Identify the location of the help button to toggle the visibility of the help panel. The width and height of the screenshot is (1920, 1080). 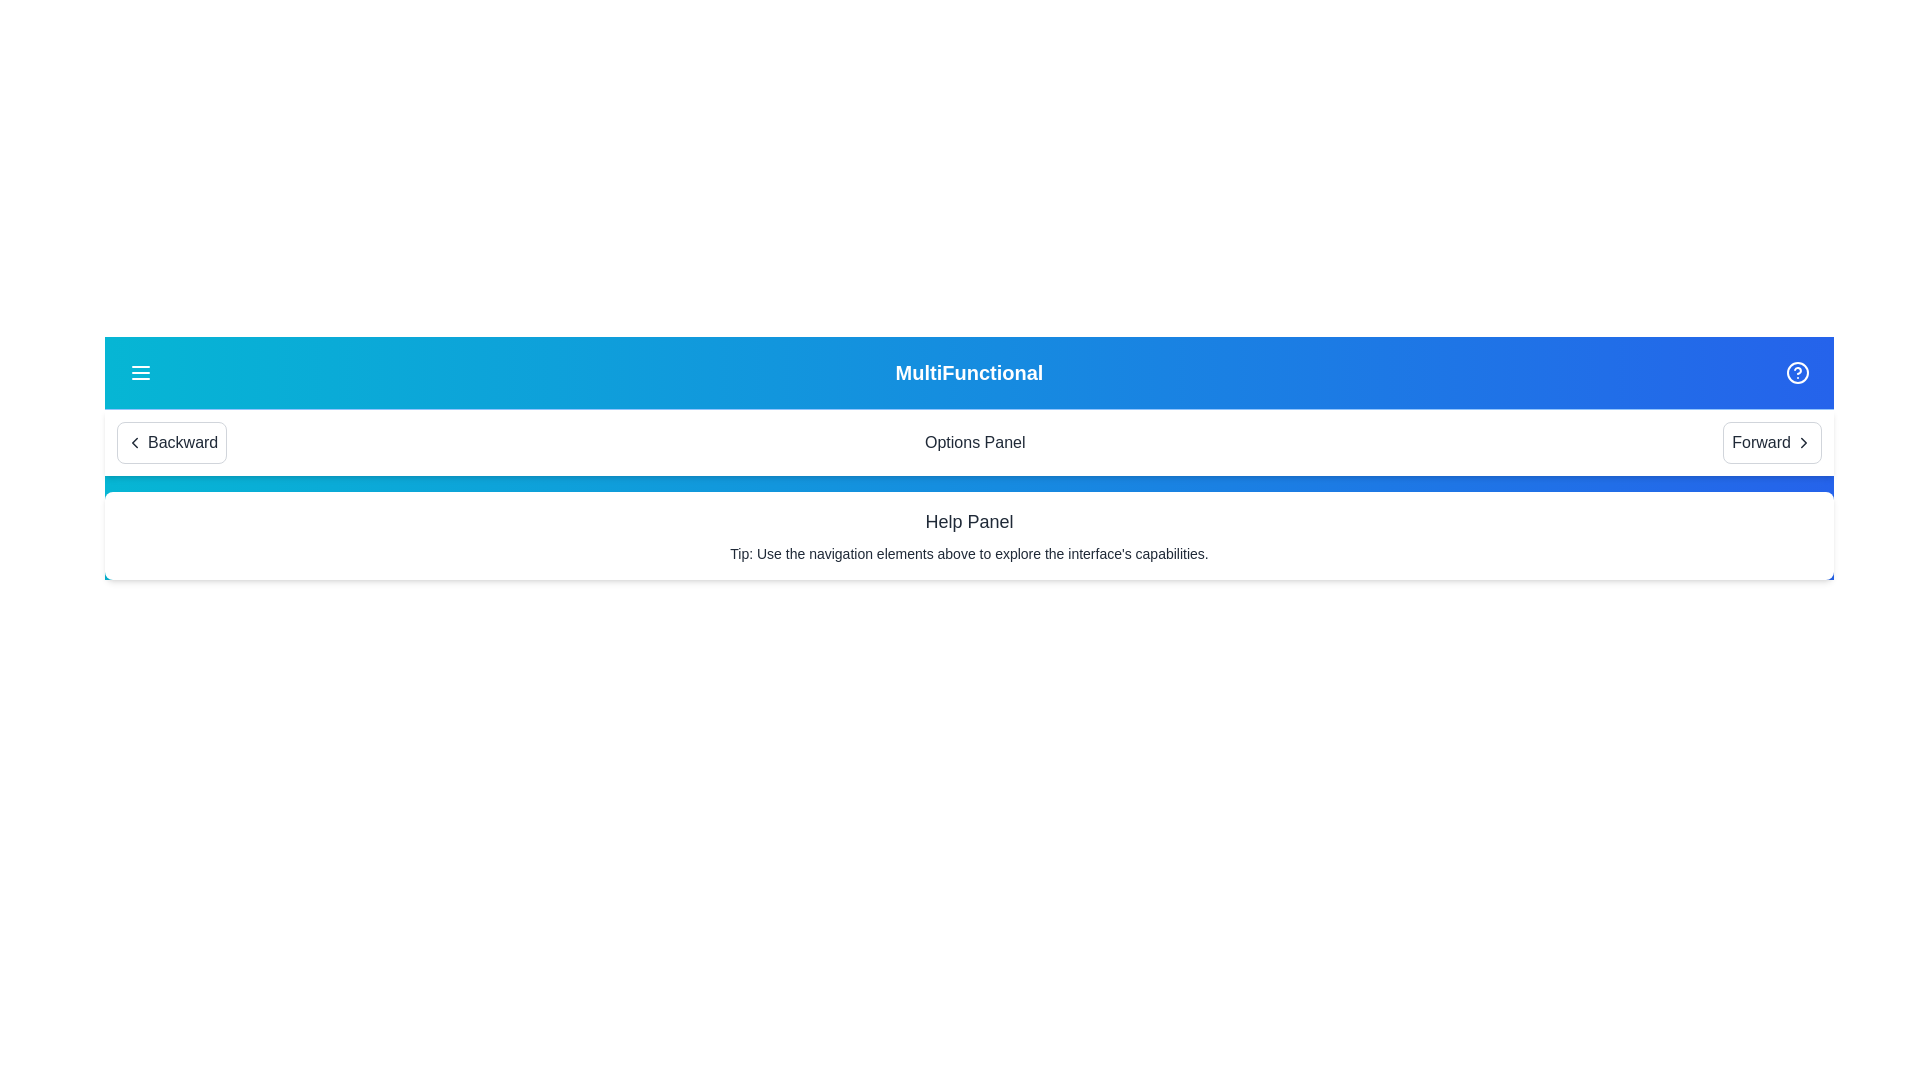
(1797, 373).